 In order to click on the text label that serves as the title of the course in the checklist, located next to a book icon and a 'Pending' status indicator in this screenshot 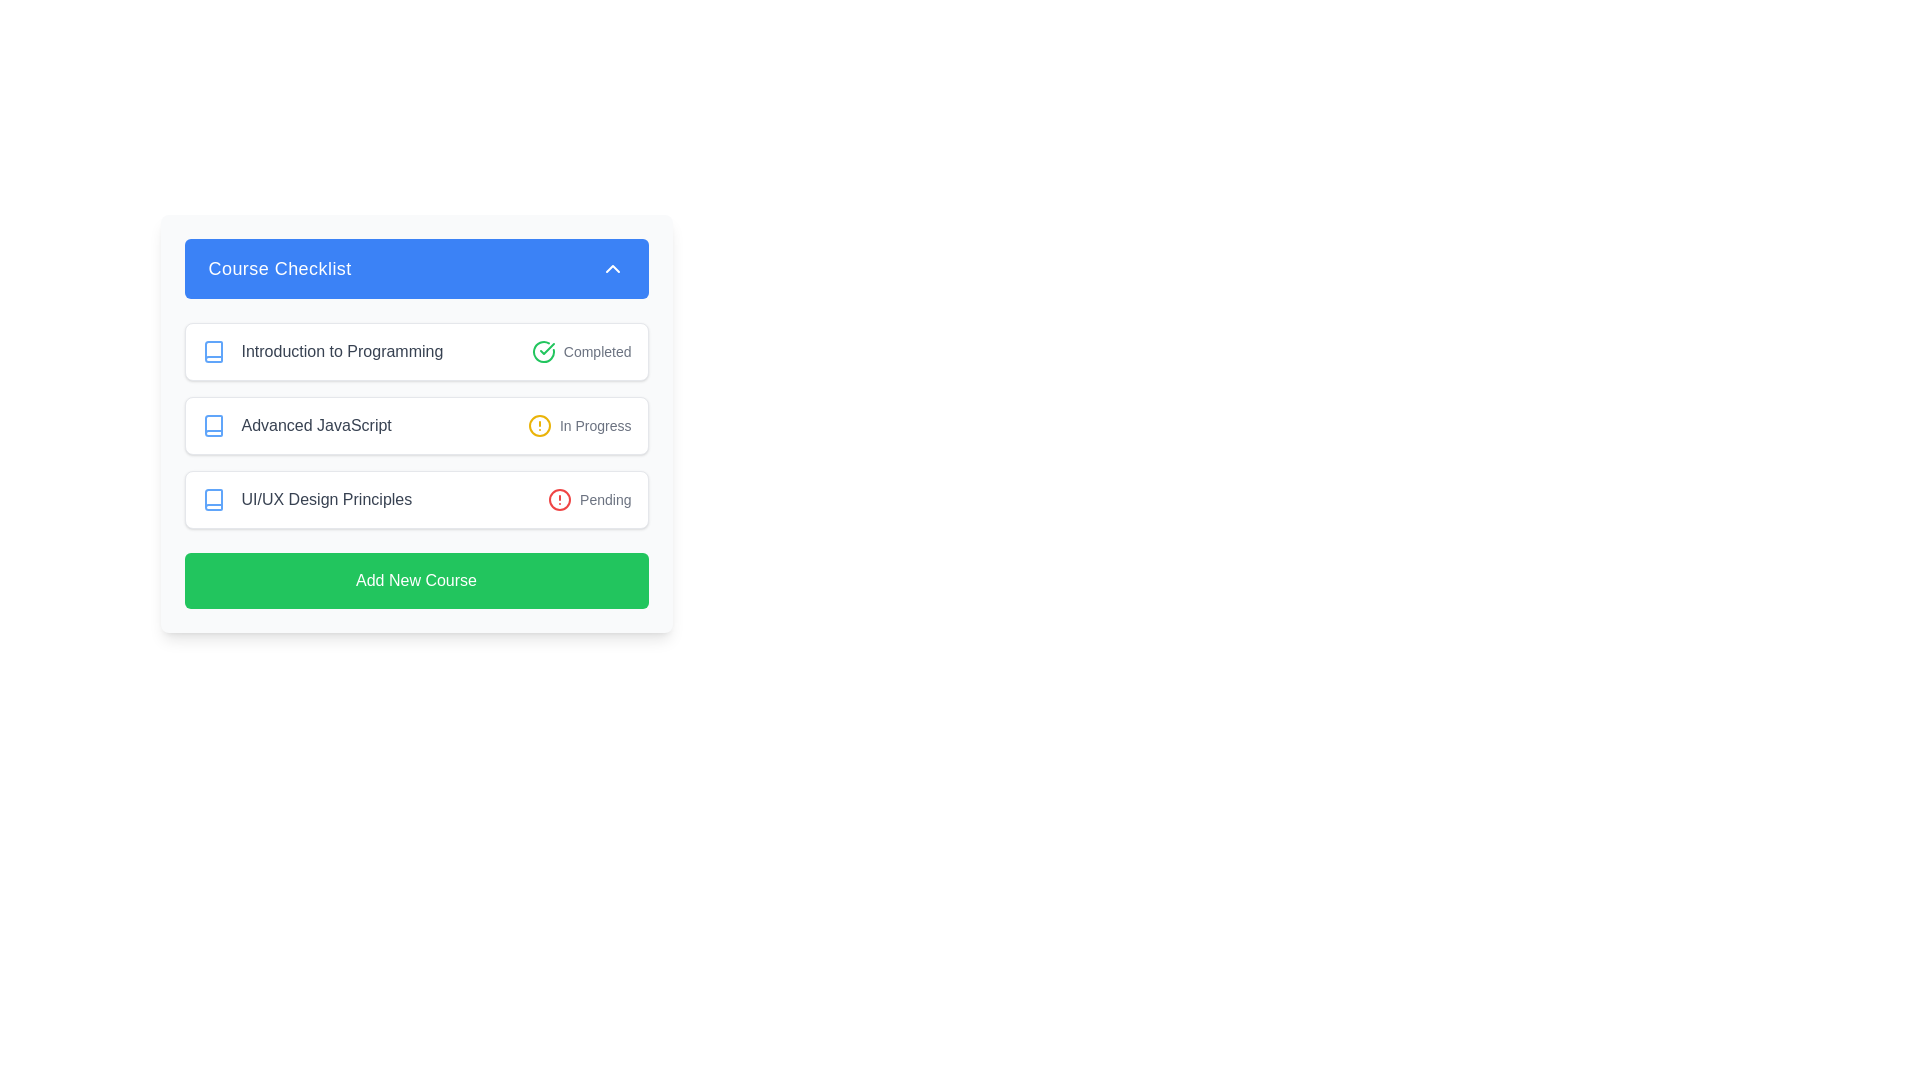, I will do `click(326, 499)`.